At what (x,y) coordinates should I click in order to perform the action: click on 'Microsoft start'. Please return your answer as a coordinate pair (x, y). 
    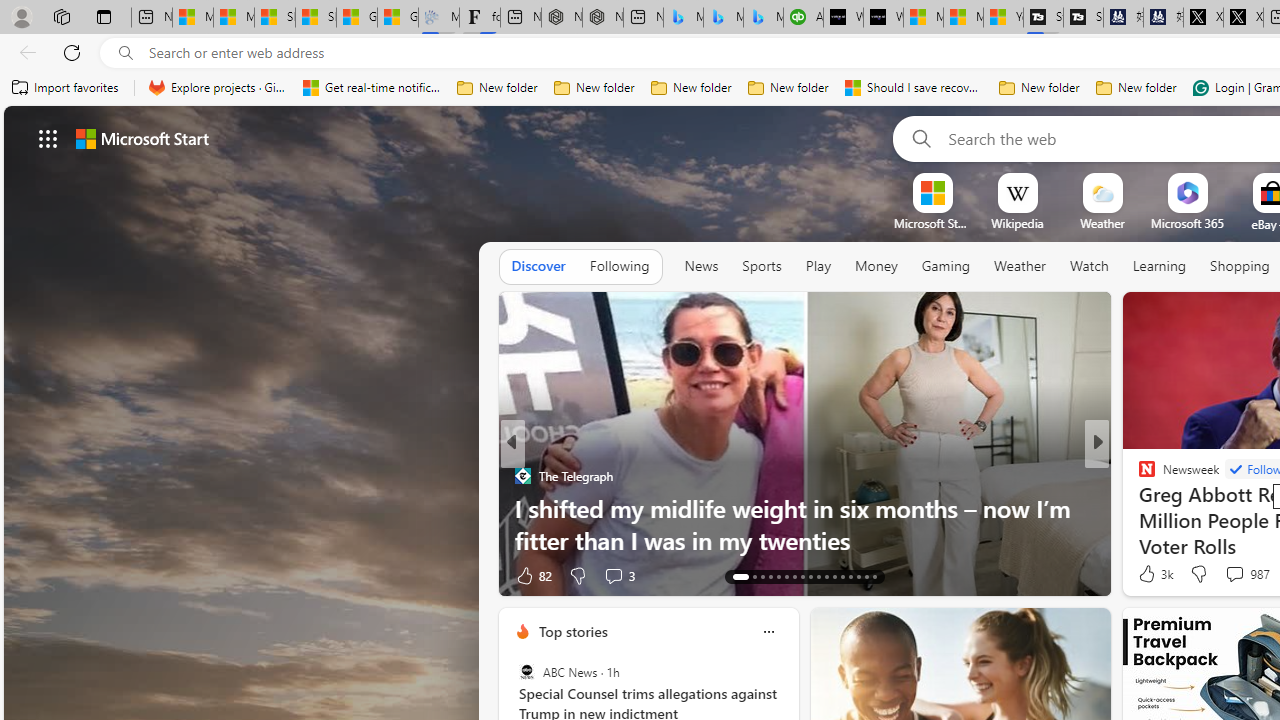
    Looking at the image, I should click on (141, 137).